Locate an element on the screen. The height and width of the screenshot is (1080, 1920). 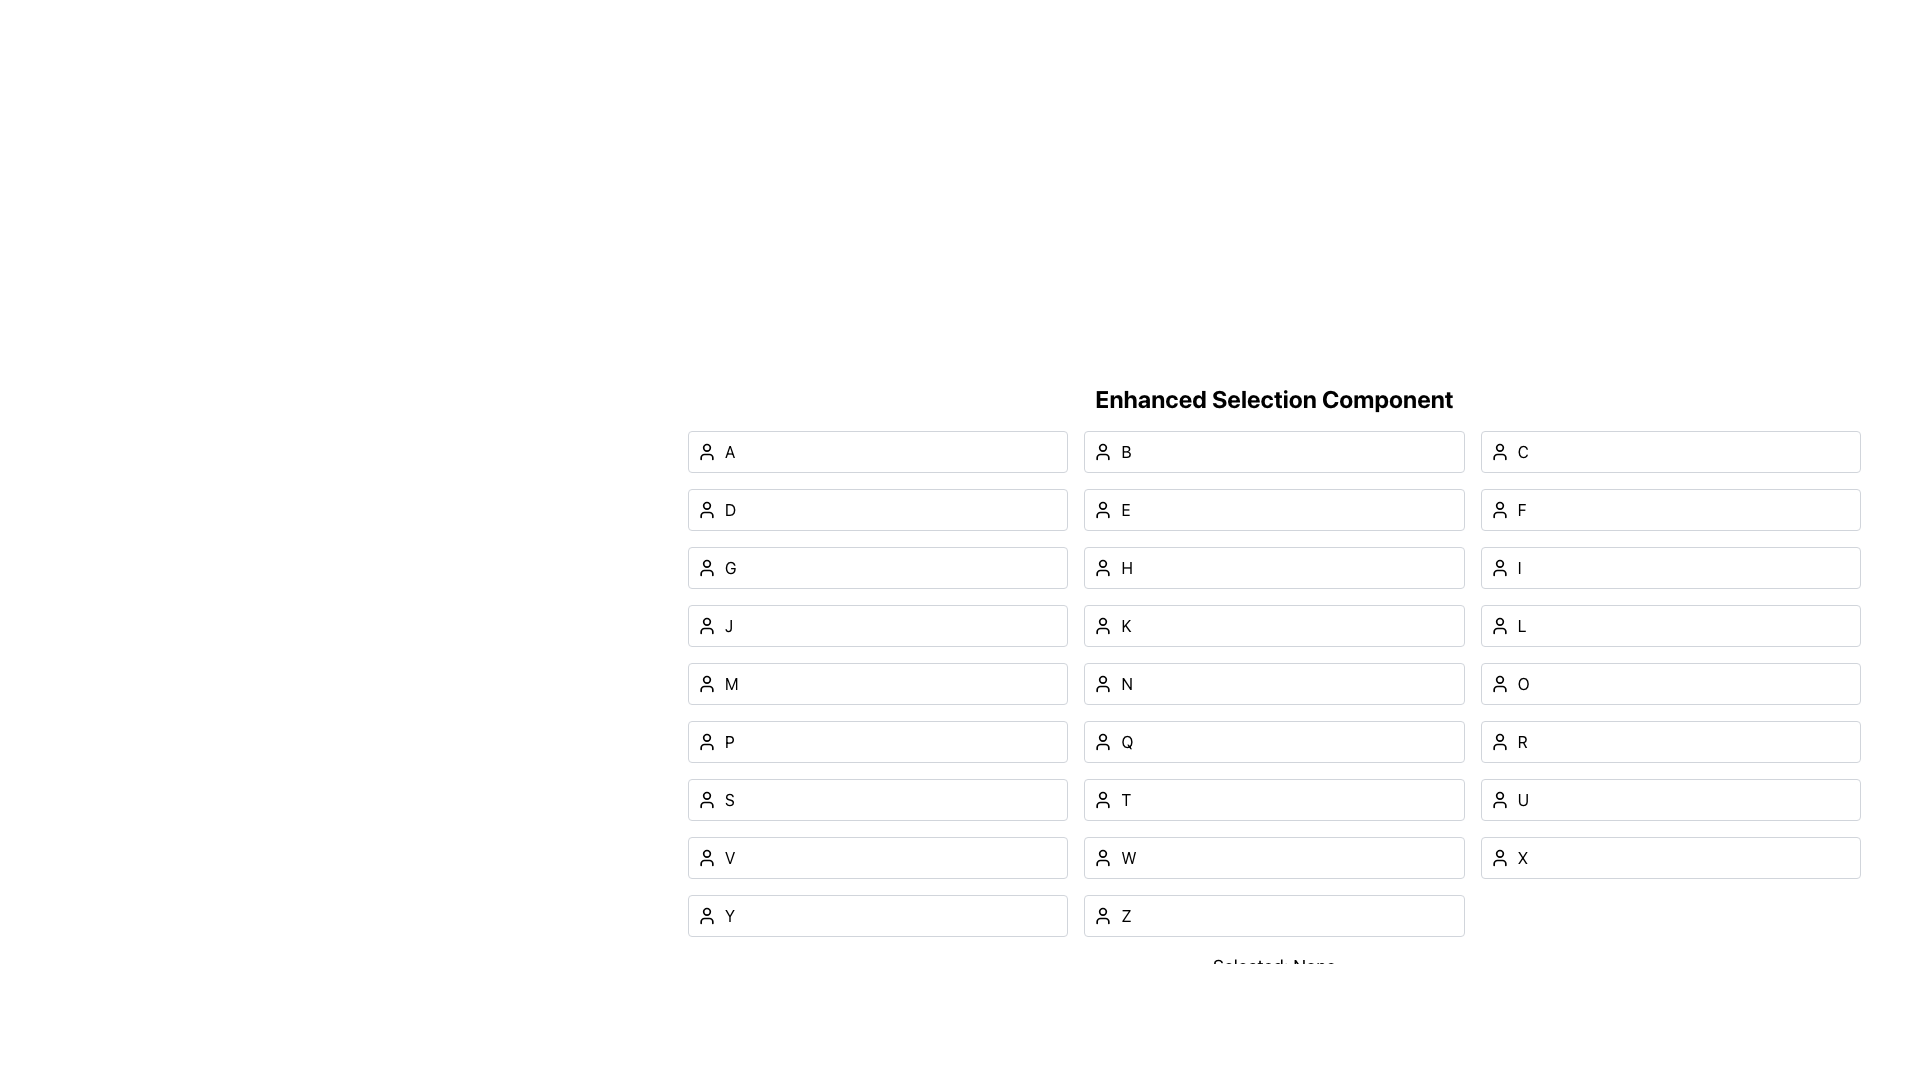
the selectable option button labeled 'K' located in the fourth row and second column of the grid layout under the title 'Enhanced Selection Component' is located at coordinates (1273, 624).